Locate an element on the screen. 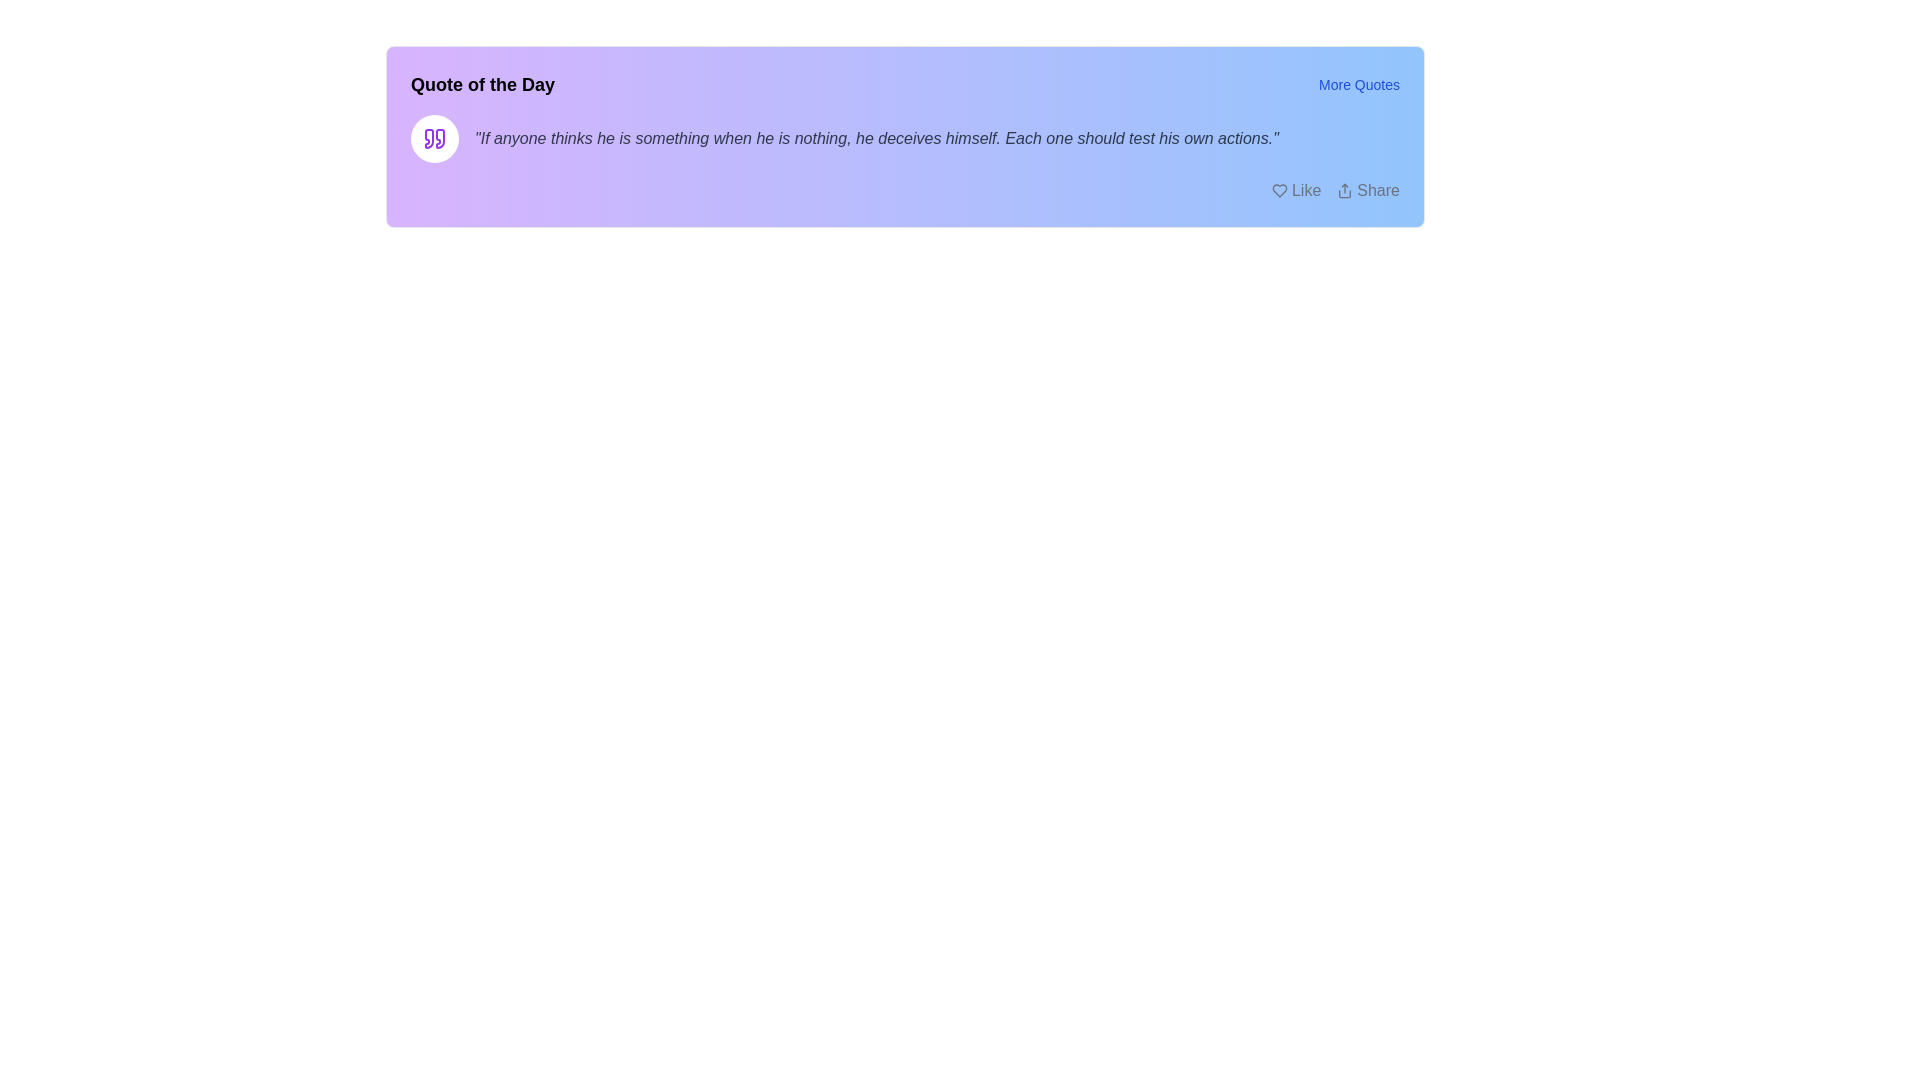  the 'Like' text label, which is styled in gray and positioned between a heart icon and a 'Share' button in the horizontal arrangement is located at coordinates (1306, 191).